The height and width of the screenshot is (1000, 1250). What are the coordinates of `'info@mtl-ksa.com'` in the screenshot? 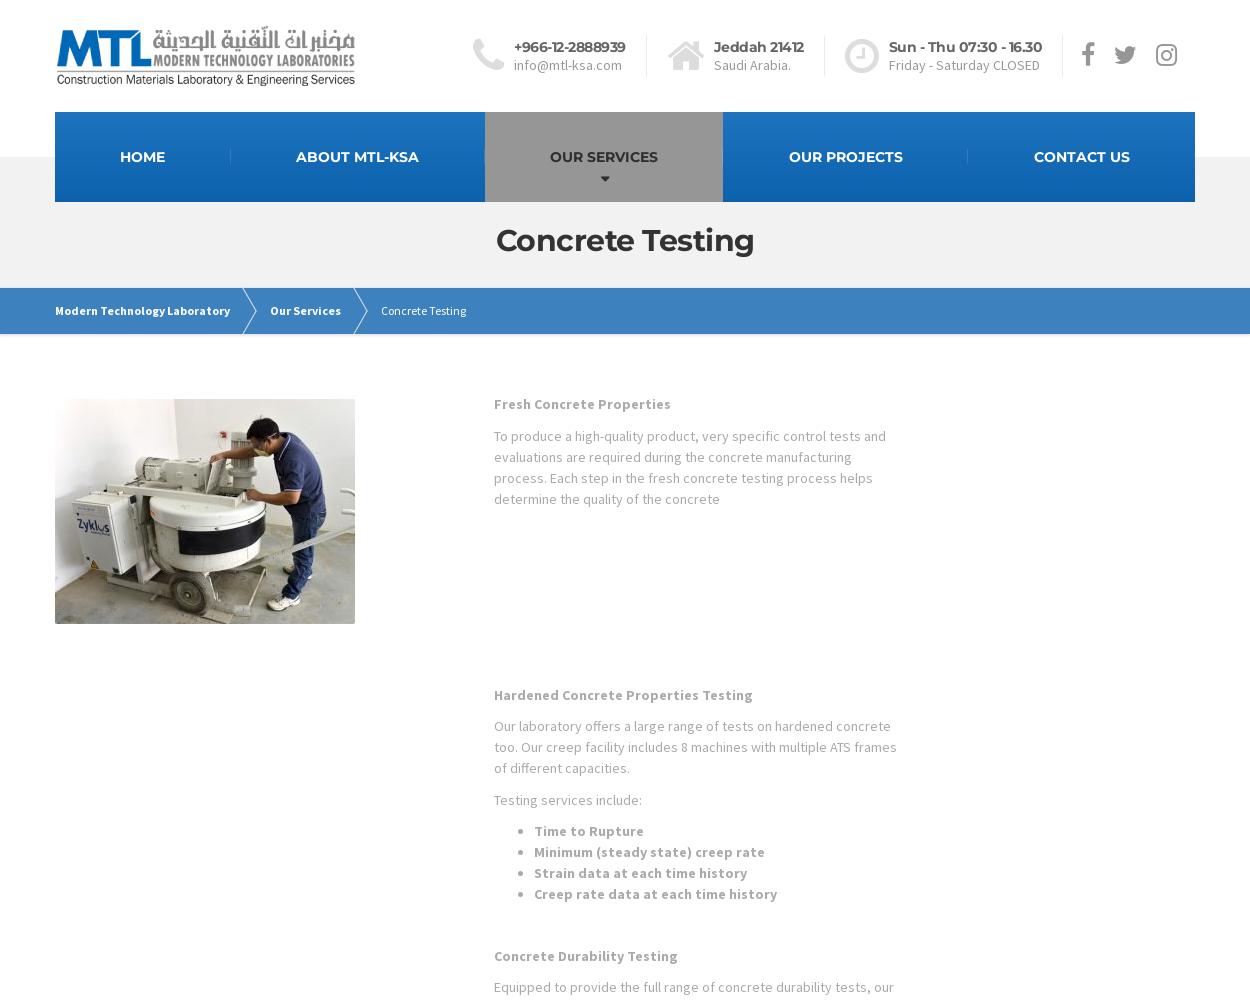 It's located at (567, 64).